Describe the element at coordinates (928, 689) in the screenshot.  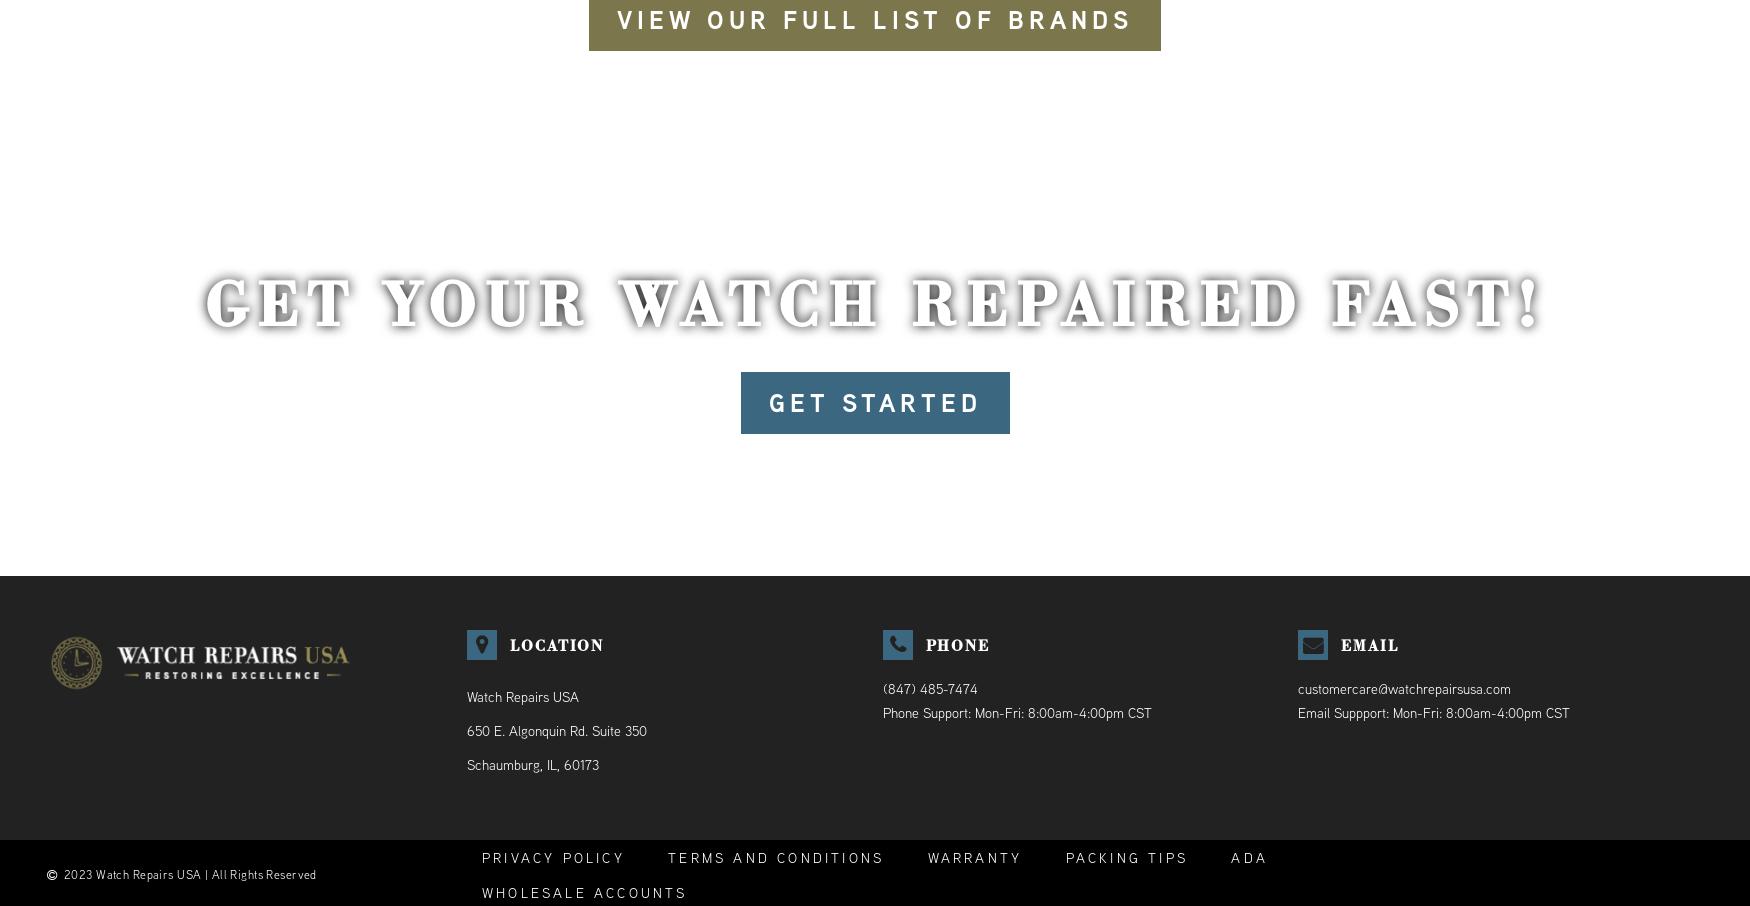
I see `'(847) 485-7474'` at that location.